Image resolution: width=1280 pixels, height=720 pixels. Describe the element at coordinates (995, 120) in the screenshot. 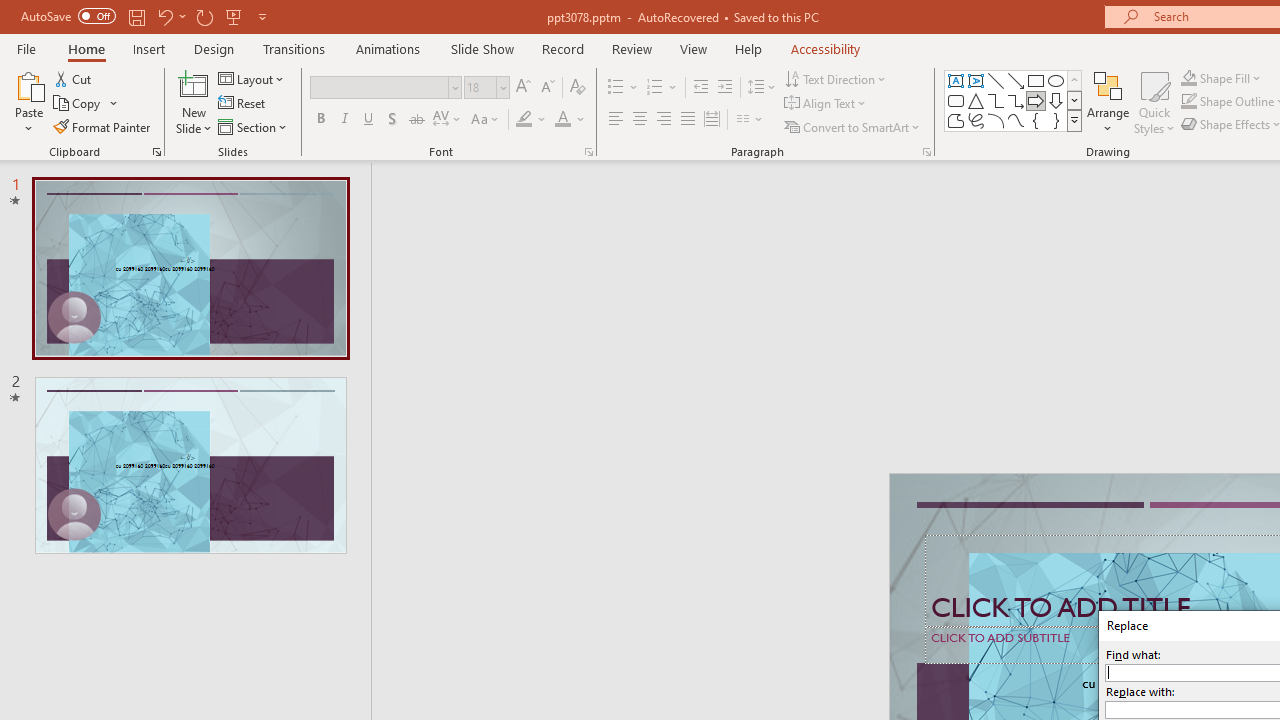

I see `'Arc'` at that location.